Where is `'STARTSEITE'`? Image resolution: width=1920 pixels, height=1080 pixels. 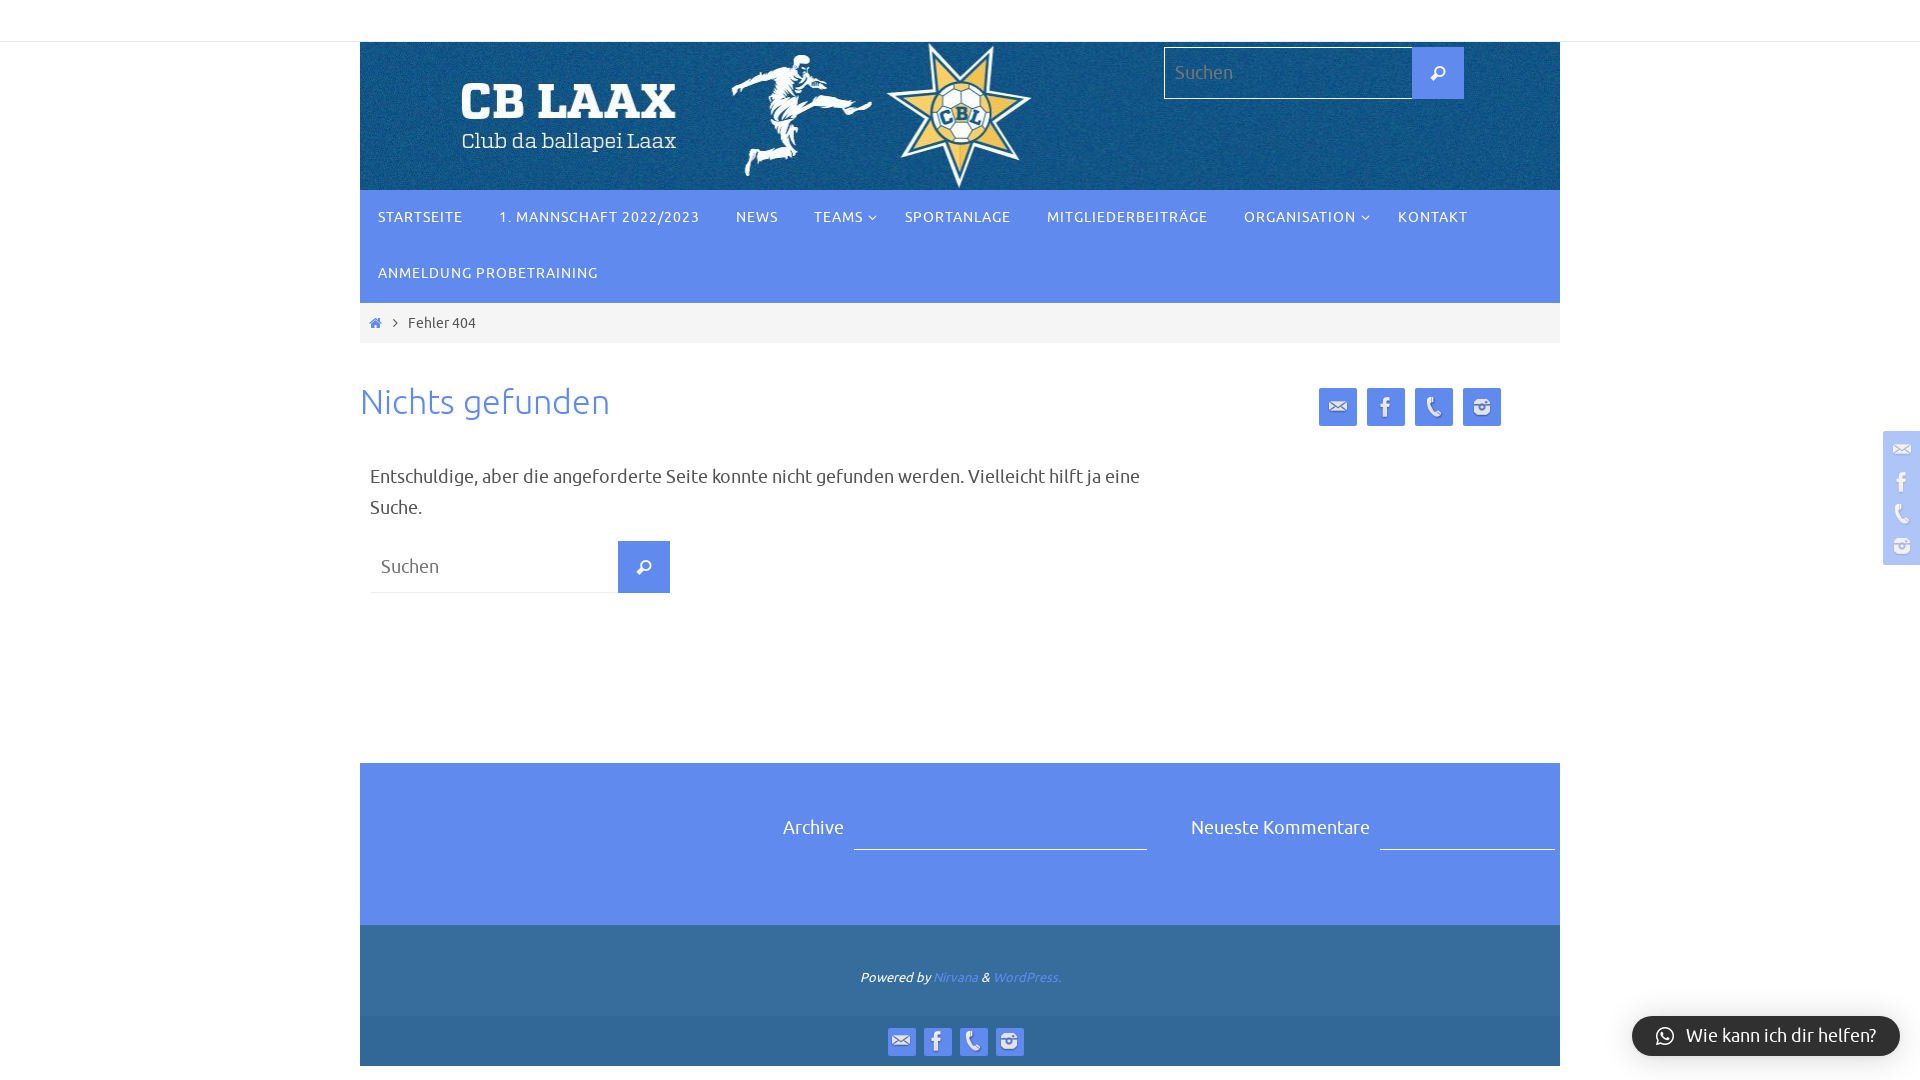
'STARTSEITE' is located at coordinates (360, 218).